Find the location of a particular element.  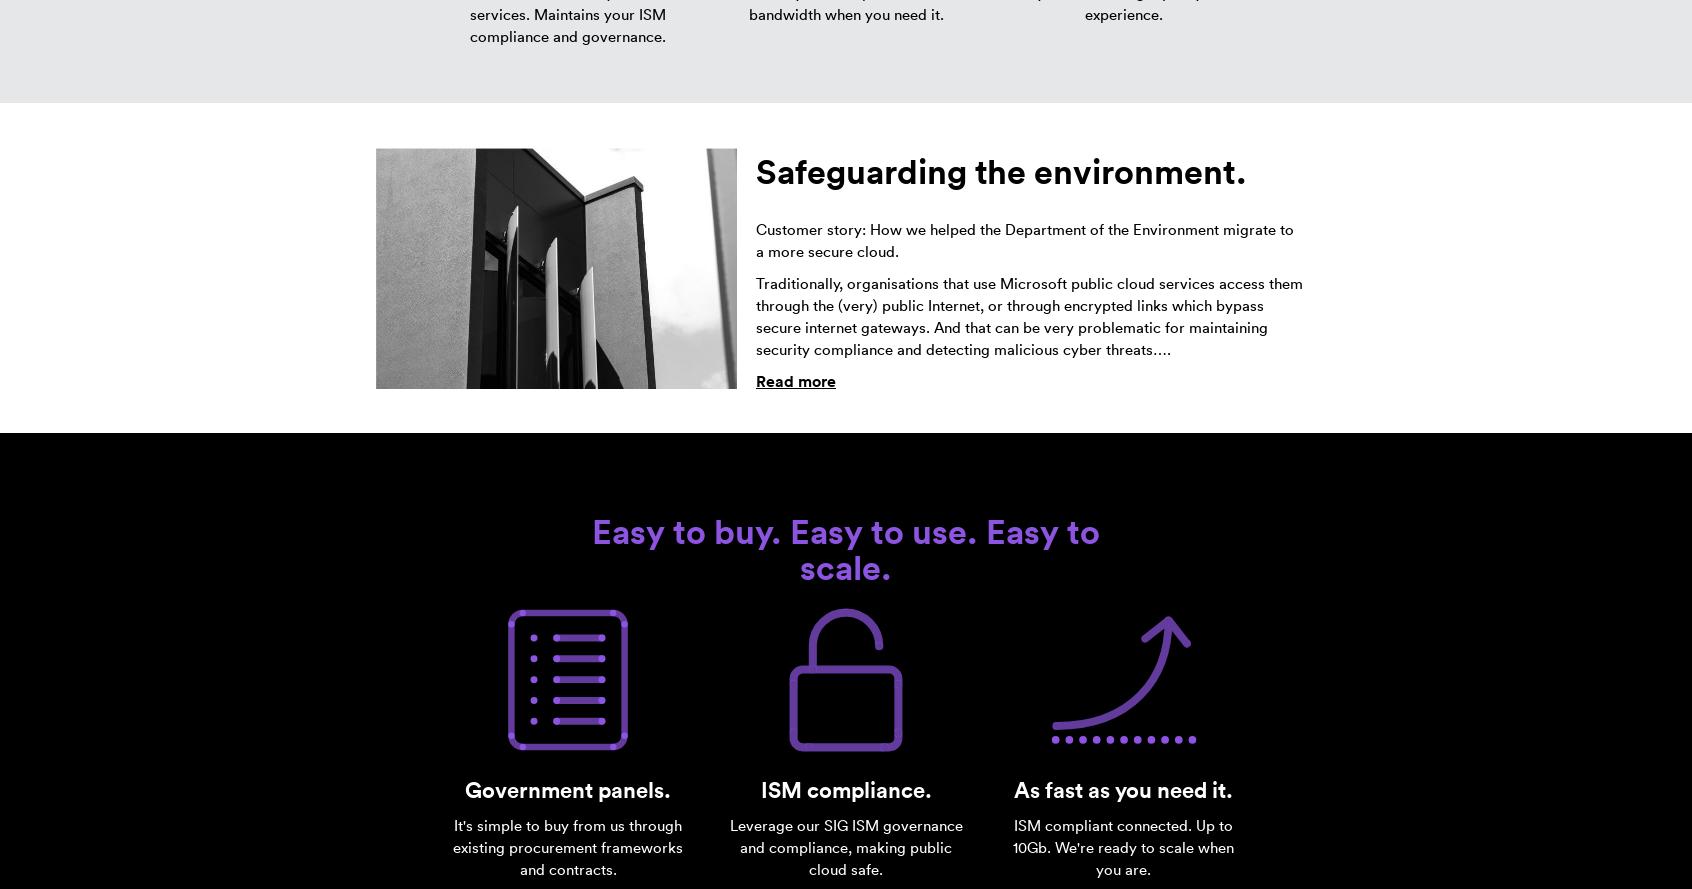

'Read more' is located at coordinates (795, 381).